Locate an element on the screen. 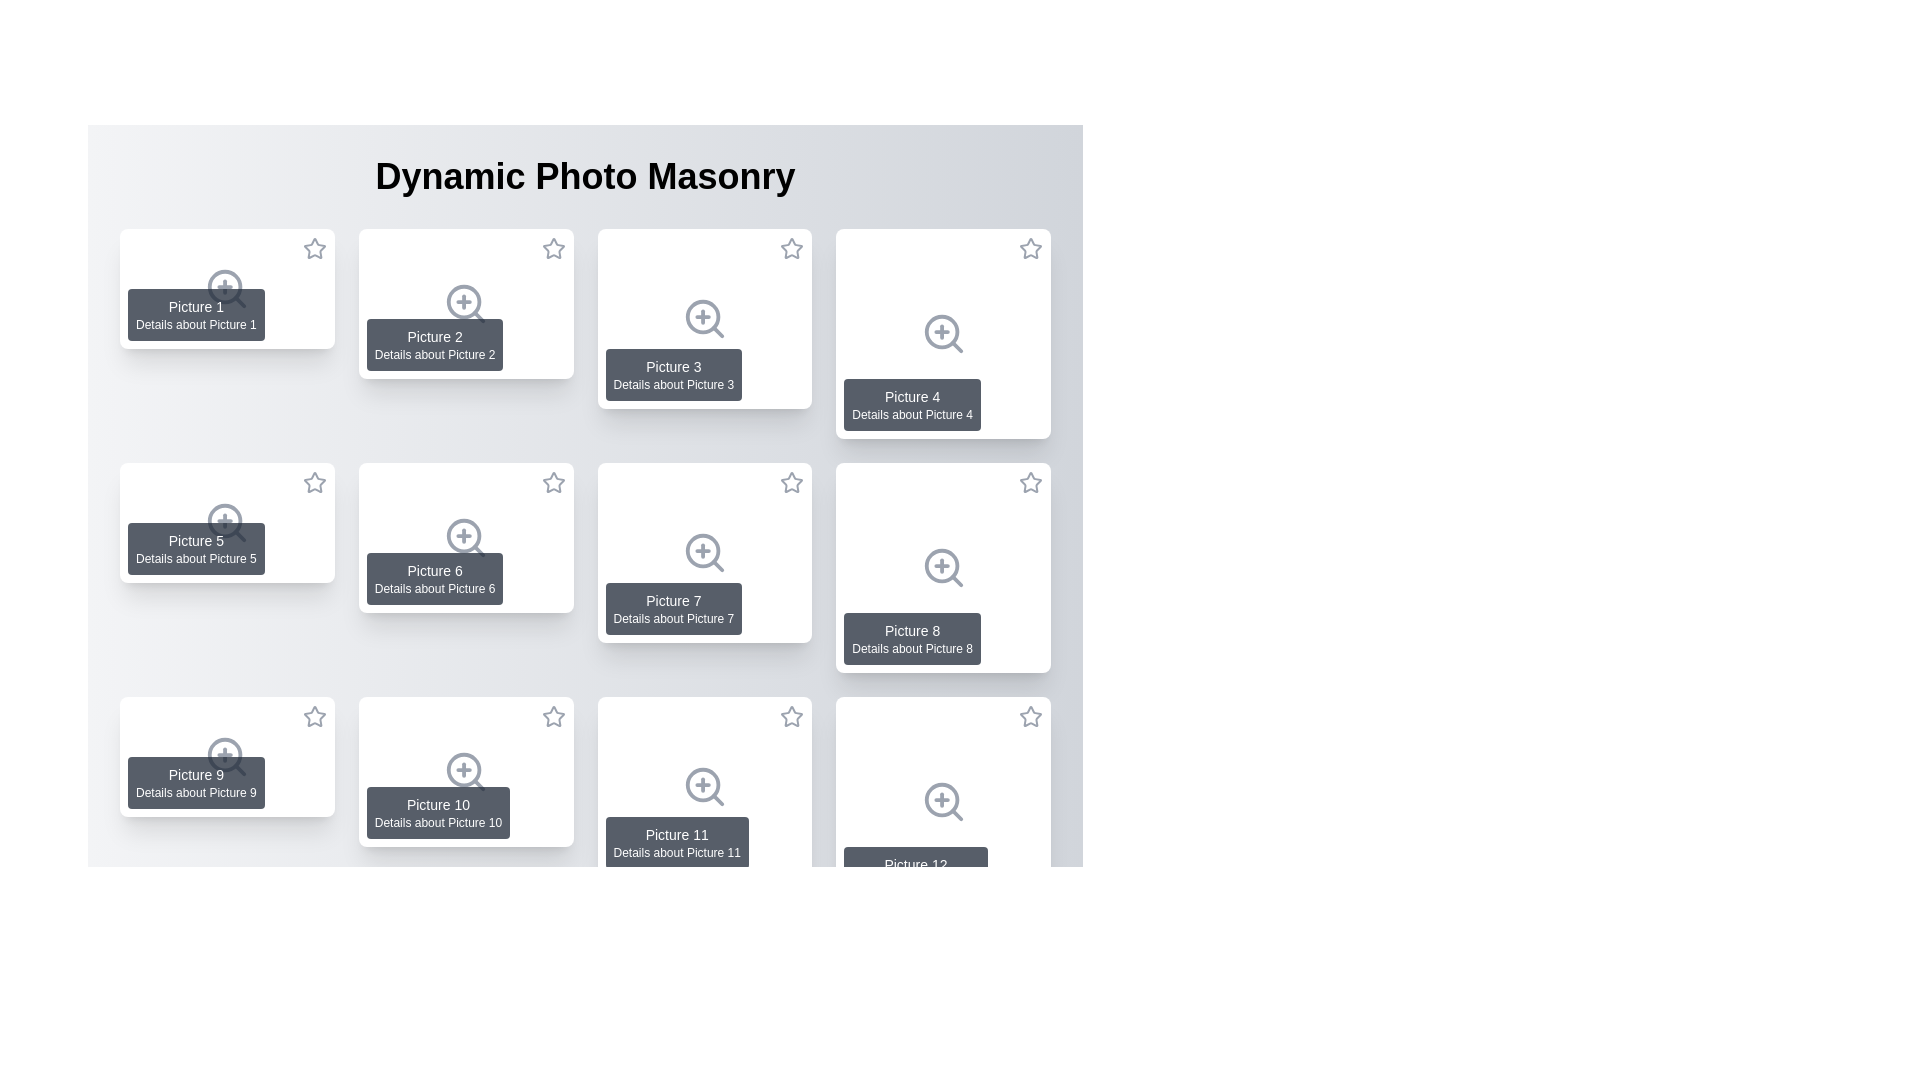 This screenshot has height=1080, width=1920. the zoom-in icon, which is a magnifying glass with a plus sign, located in the lower center of the 'Picture 10' card in the 'Dynamic Photo Masonry' layout is located at coordinates (465, 770).